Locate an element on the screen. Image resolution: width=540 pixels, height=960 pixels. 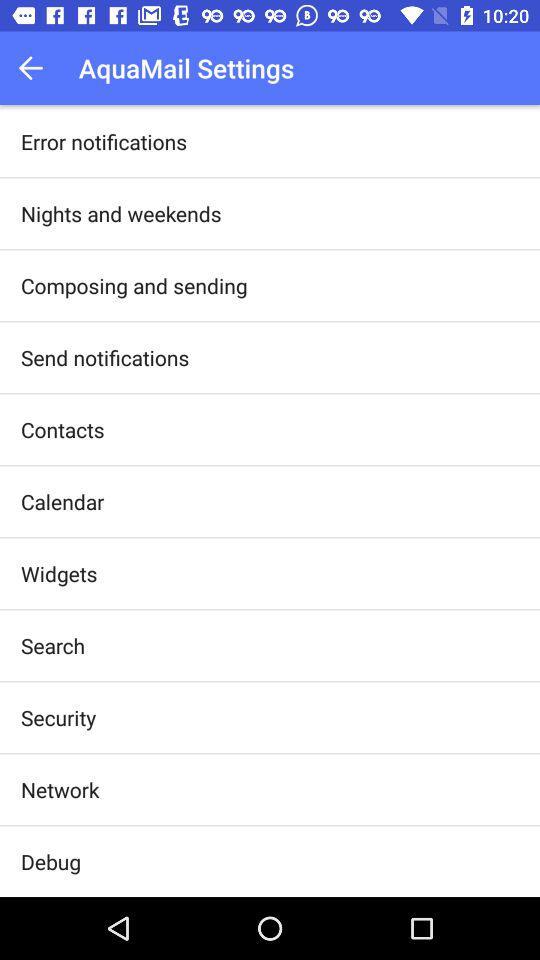
the item above composing and sending is located at coordinates (121, 213).